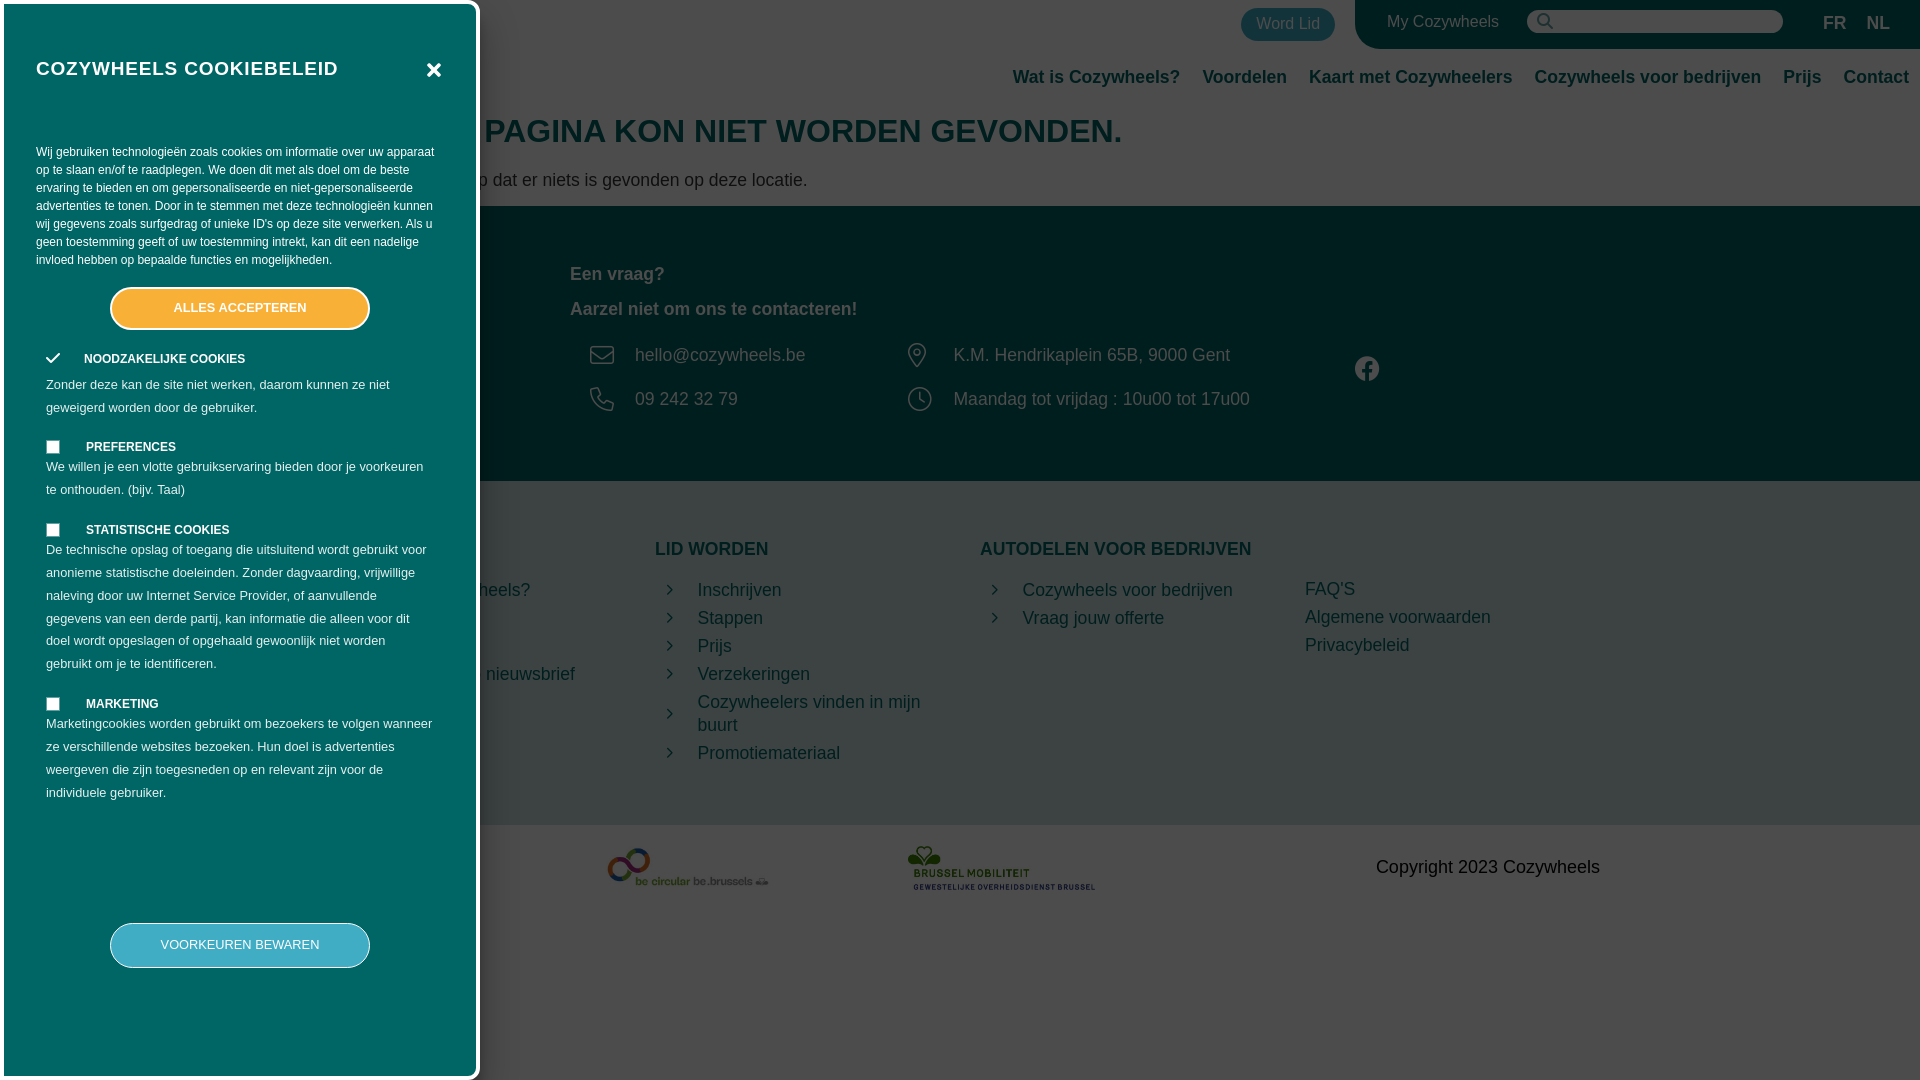 The width and height of the screenshot is (1920, 1080). I want to click on 'Prijs', so click(1801, 76).